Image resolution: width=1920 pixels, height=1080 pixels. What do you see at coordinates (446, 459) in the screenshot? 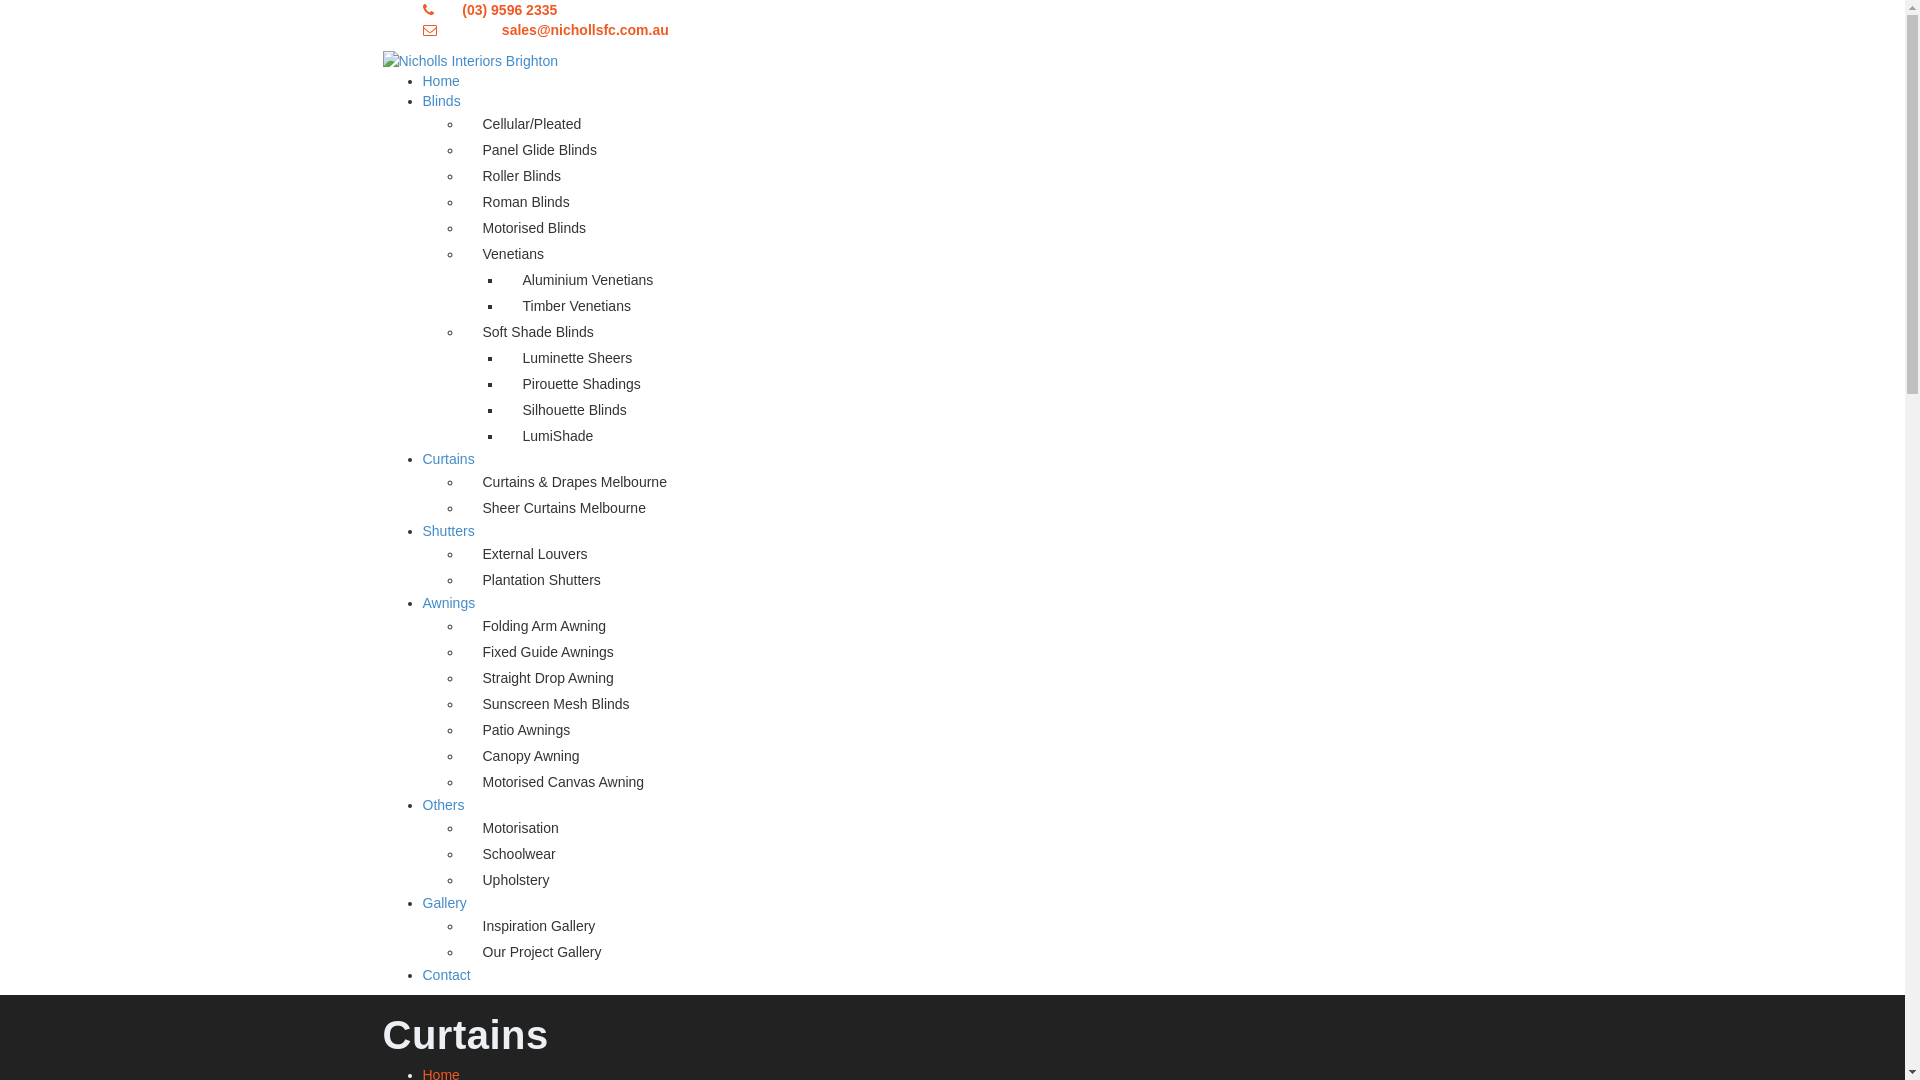
I see `'Curtains'` at bounding box center [446, 459].